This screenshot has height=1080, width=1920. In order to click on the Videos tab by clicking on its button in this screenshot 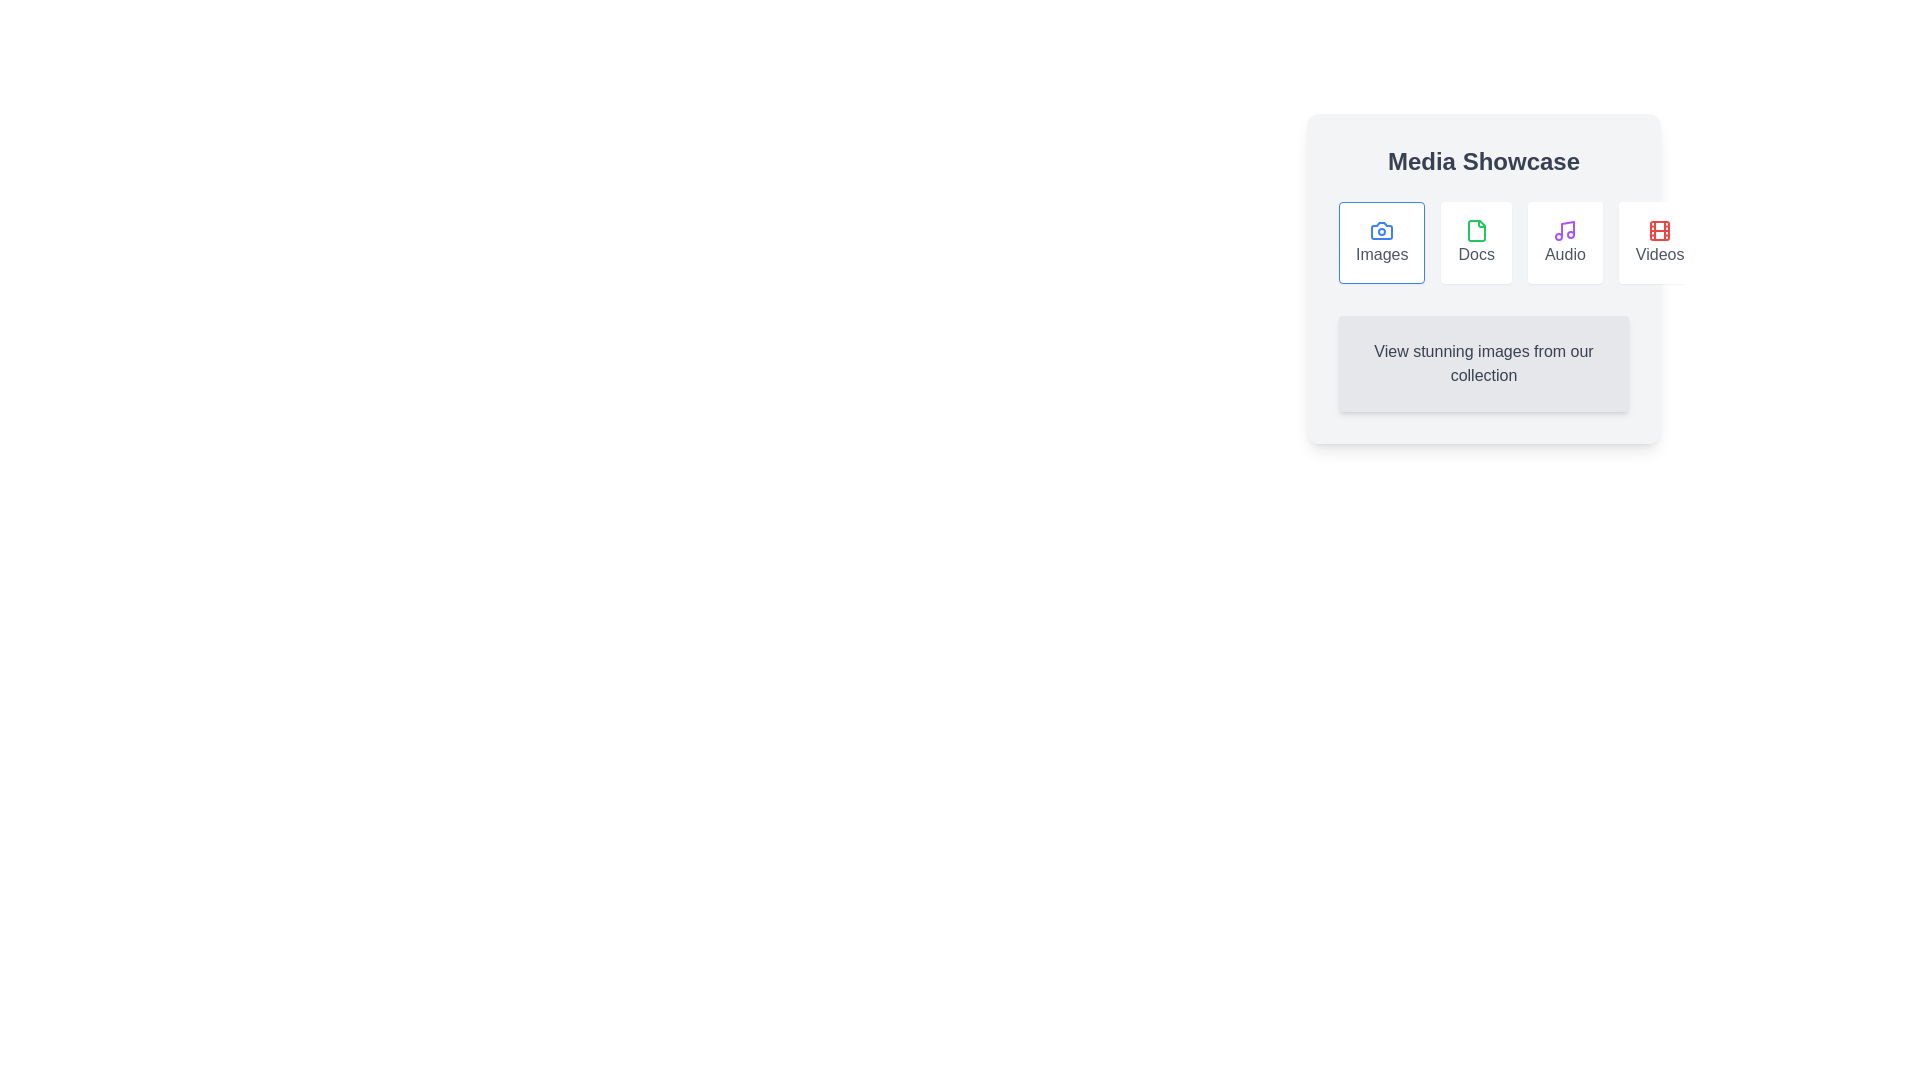, I will do `click(1660, 242)`.